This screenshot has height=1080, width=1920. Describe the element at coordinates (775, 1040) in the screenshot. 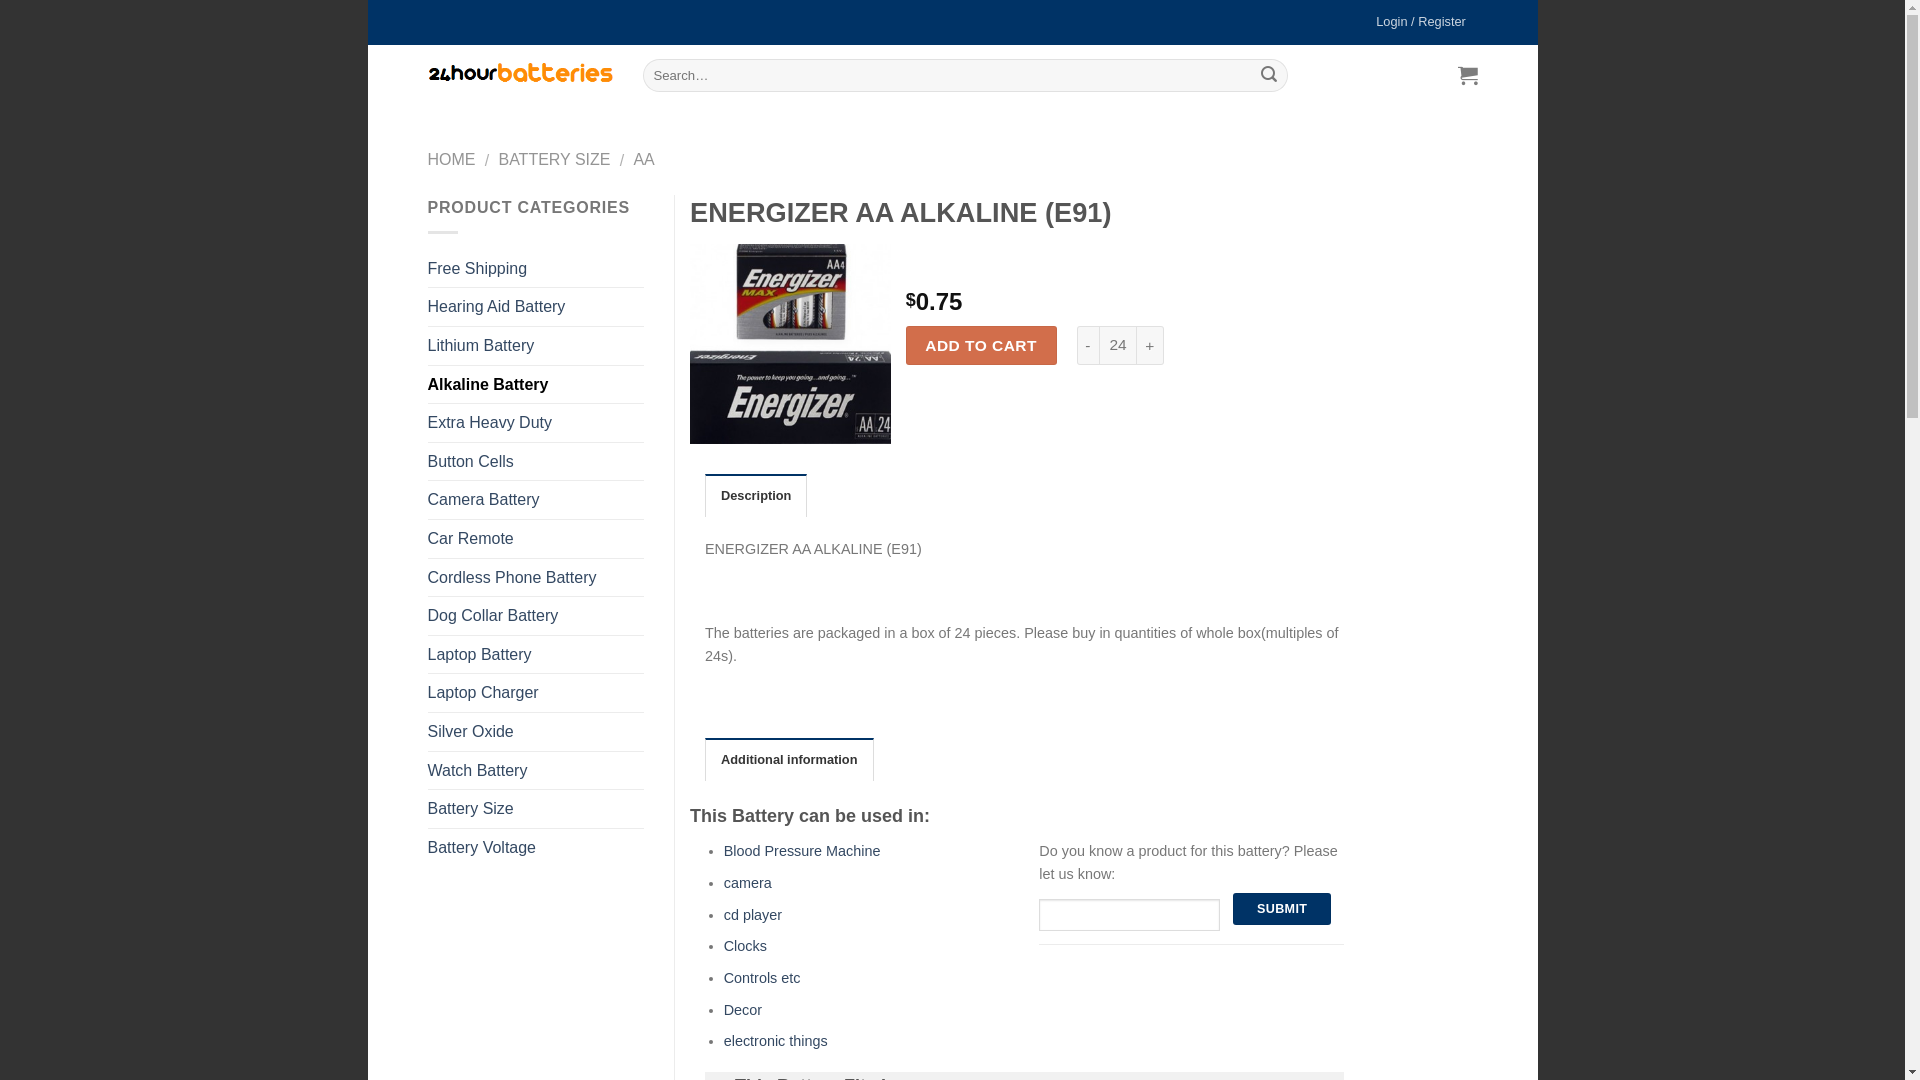

I see `'electronic things'` at that location.